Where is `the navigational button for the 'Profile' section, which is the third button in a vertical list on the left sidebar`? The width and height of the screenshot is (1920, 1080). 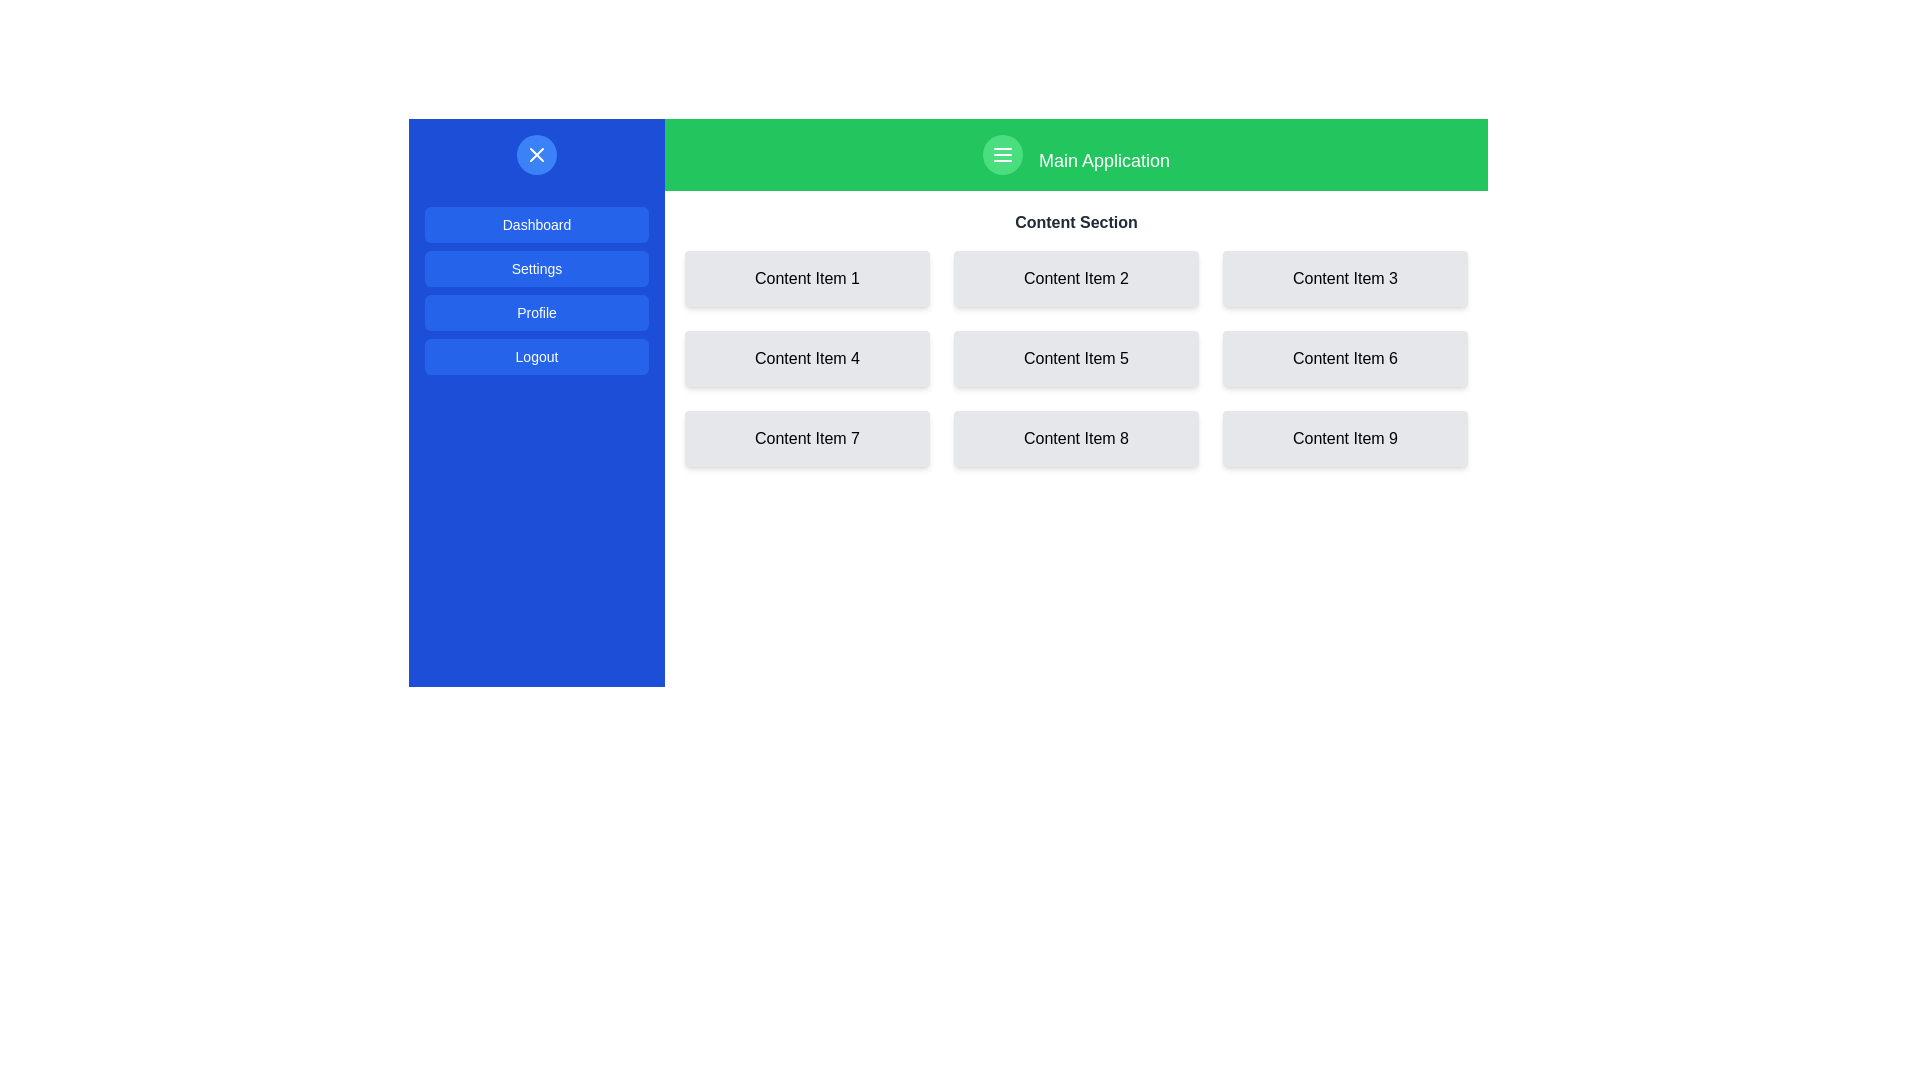 the navigational button for the 'Profile' section, which is the third button in a vertical list on the left sidebar is located at coordinates (537, 294).